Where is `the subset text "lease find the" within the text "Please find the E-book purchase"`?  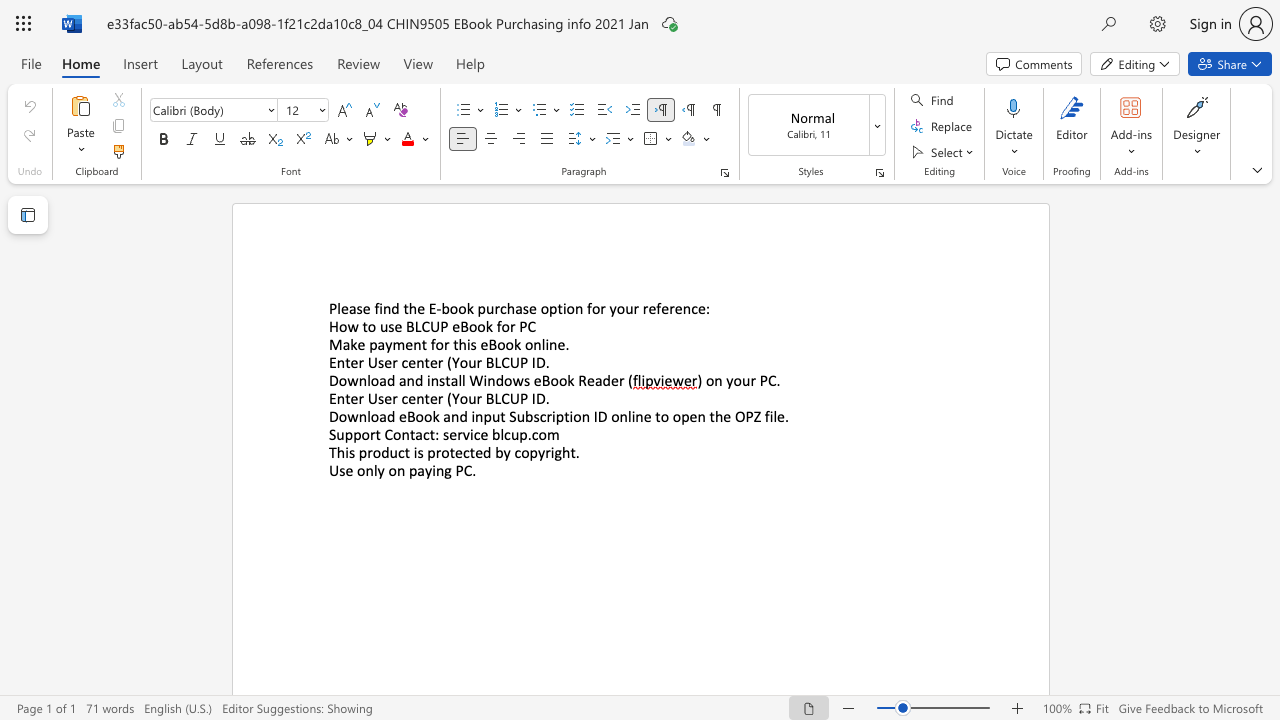
the subset text "lease find the" within the text "Please find the E-book purchase" is located at coordinates (337, 308).